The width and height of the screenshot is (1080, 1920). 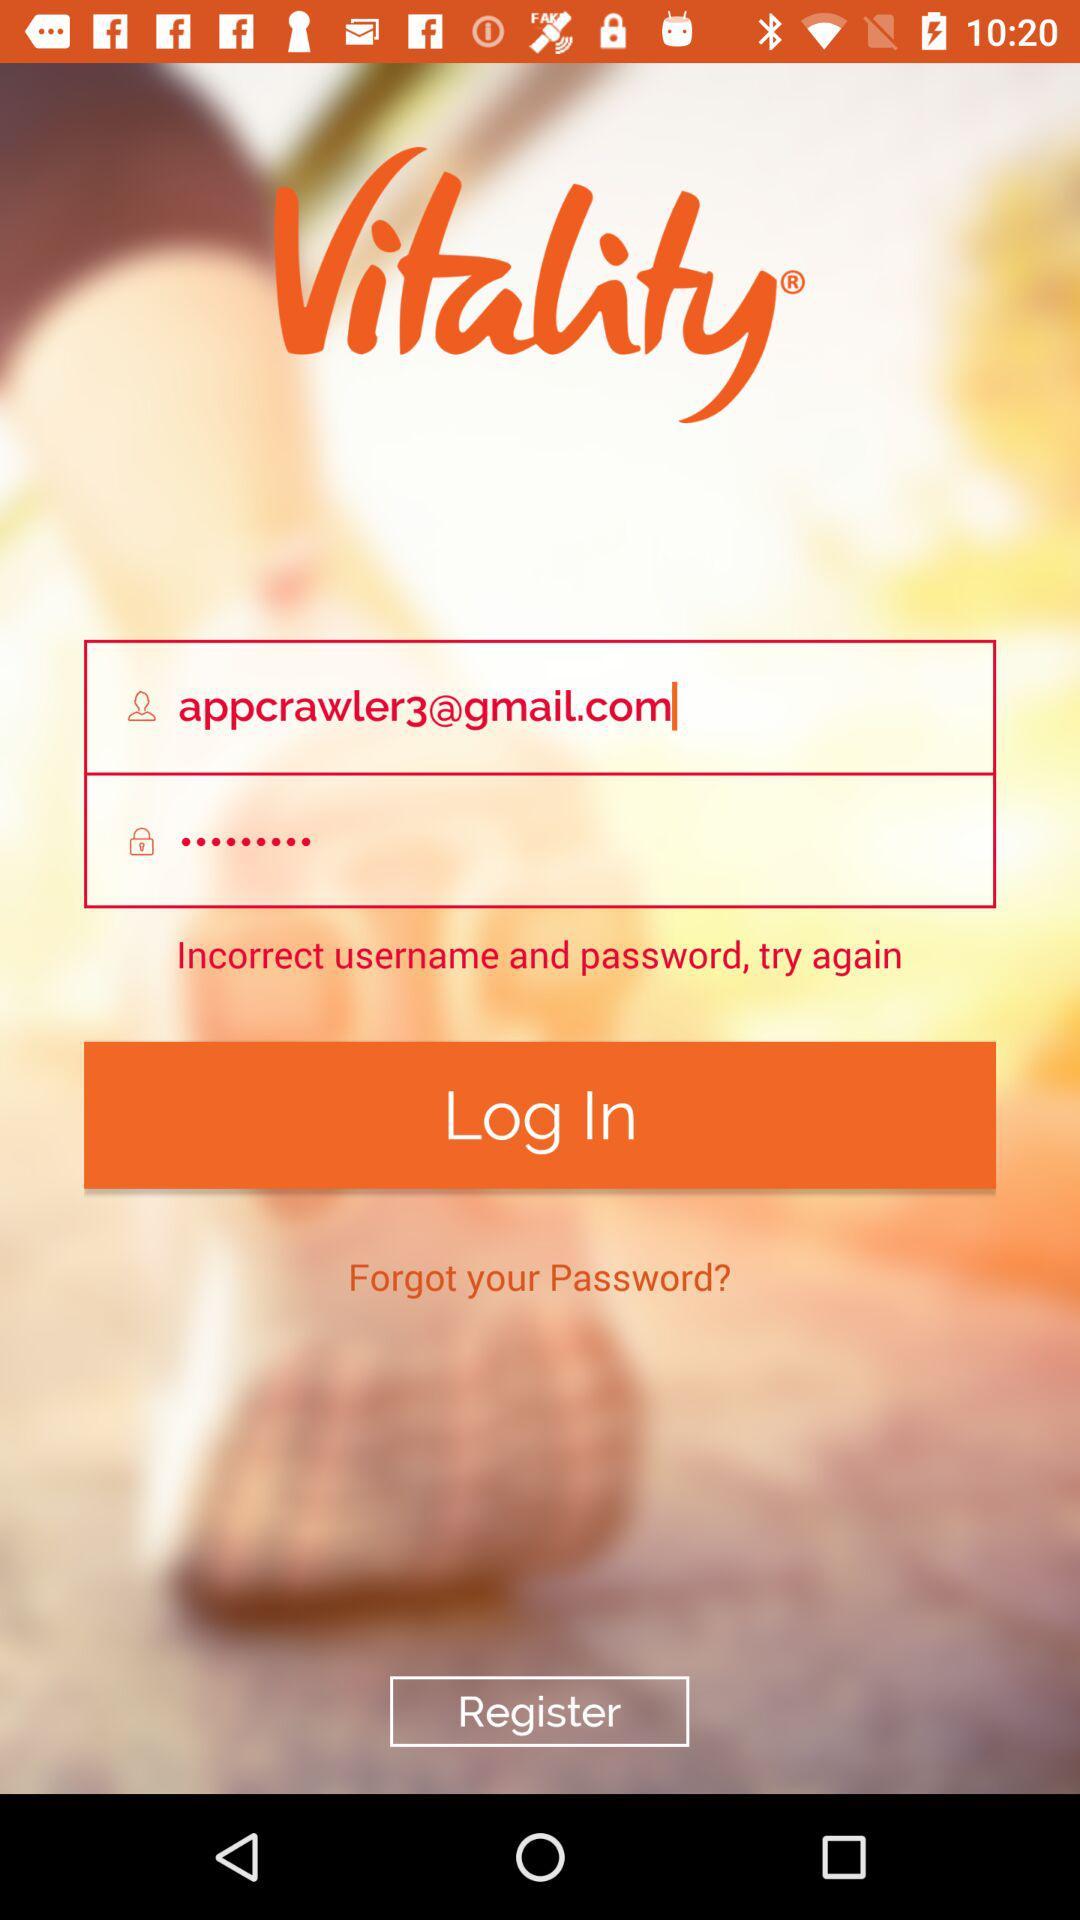 I want to click on item above the register, so click(x=538, y=1275).